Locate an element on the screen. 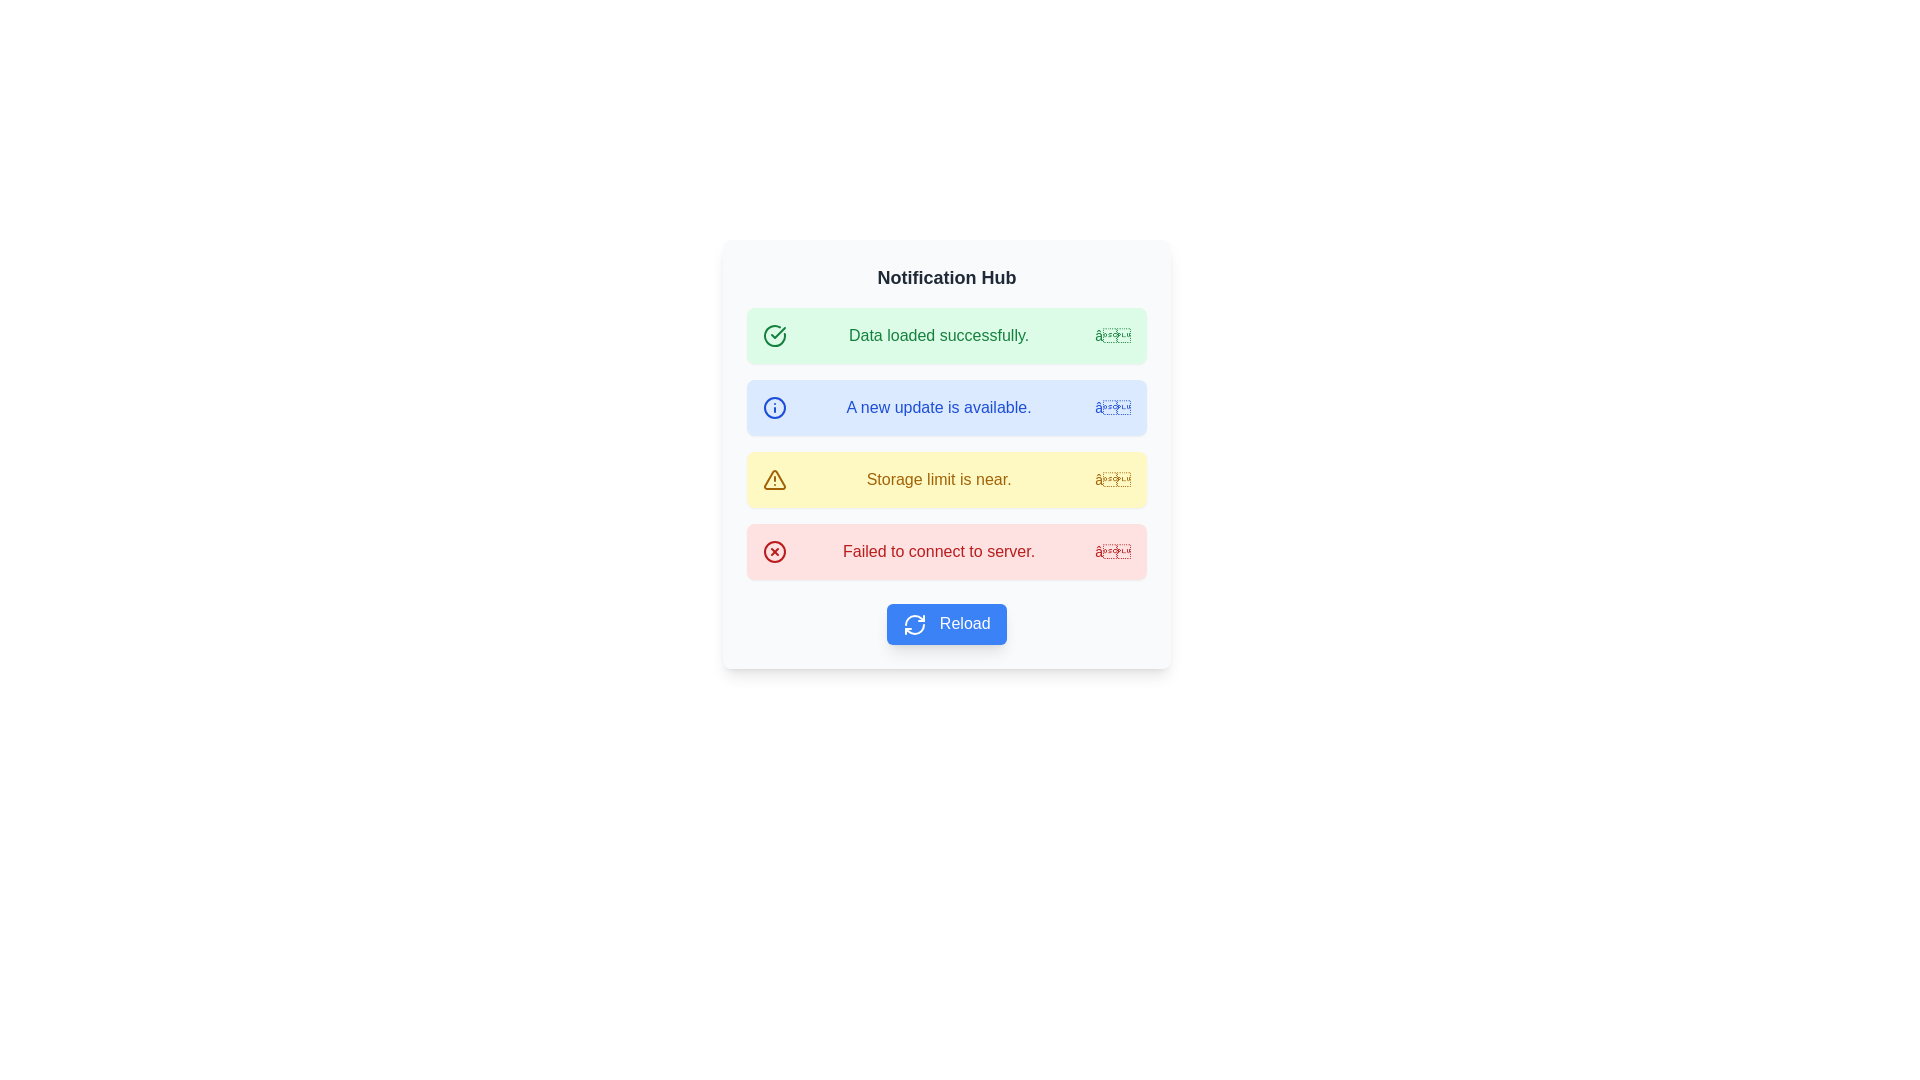  the dismiss button located at the rightmost end inside the notification card that contains the text 'A new update is available.' in the second row of the notification list is located at coordinates (1112, 407).